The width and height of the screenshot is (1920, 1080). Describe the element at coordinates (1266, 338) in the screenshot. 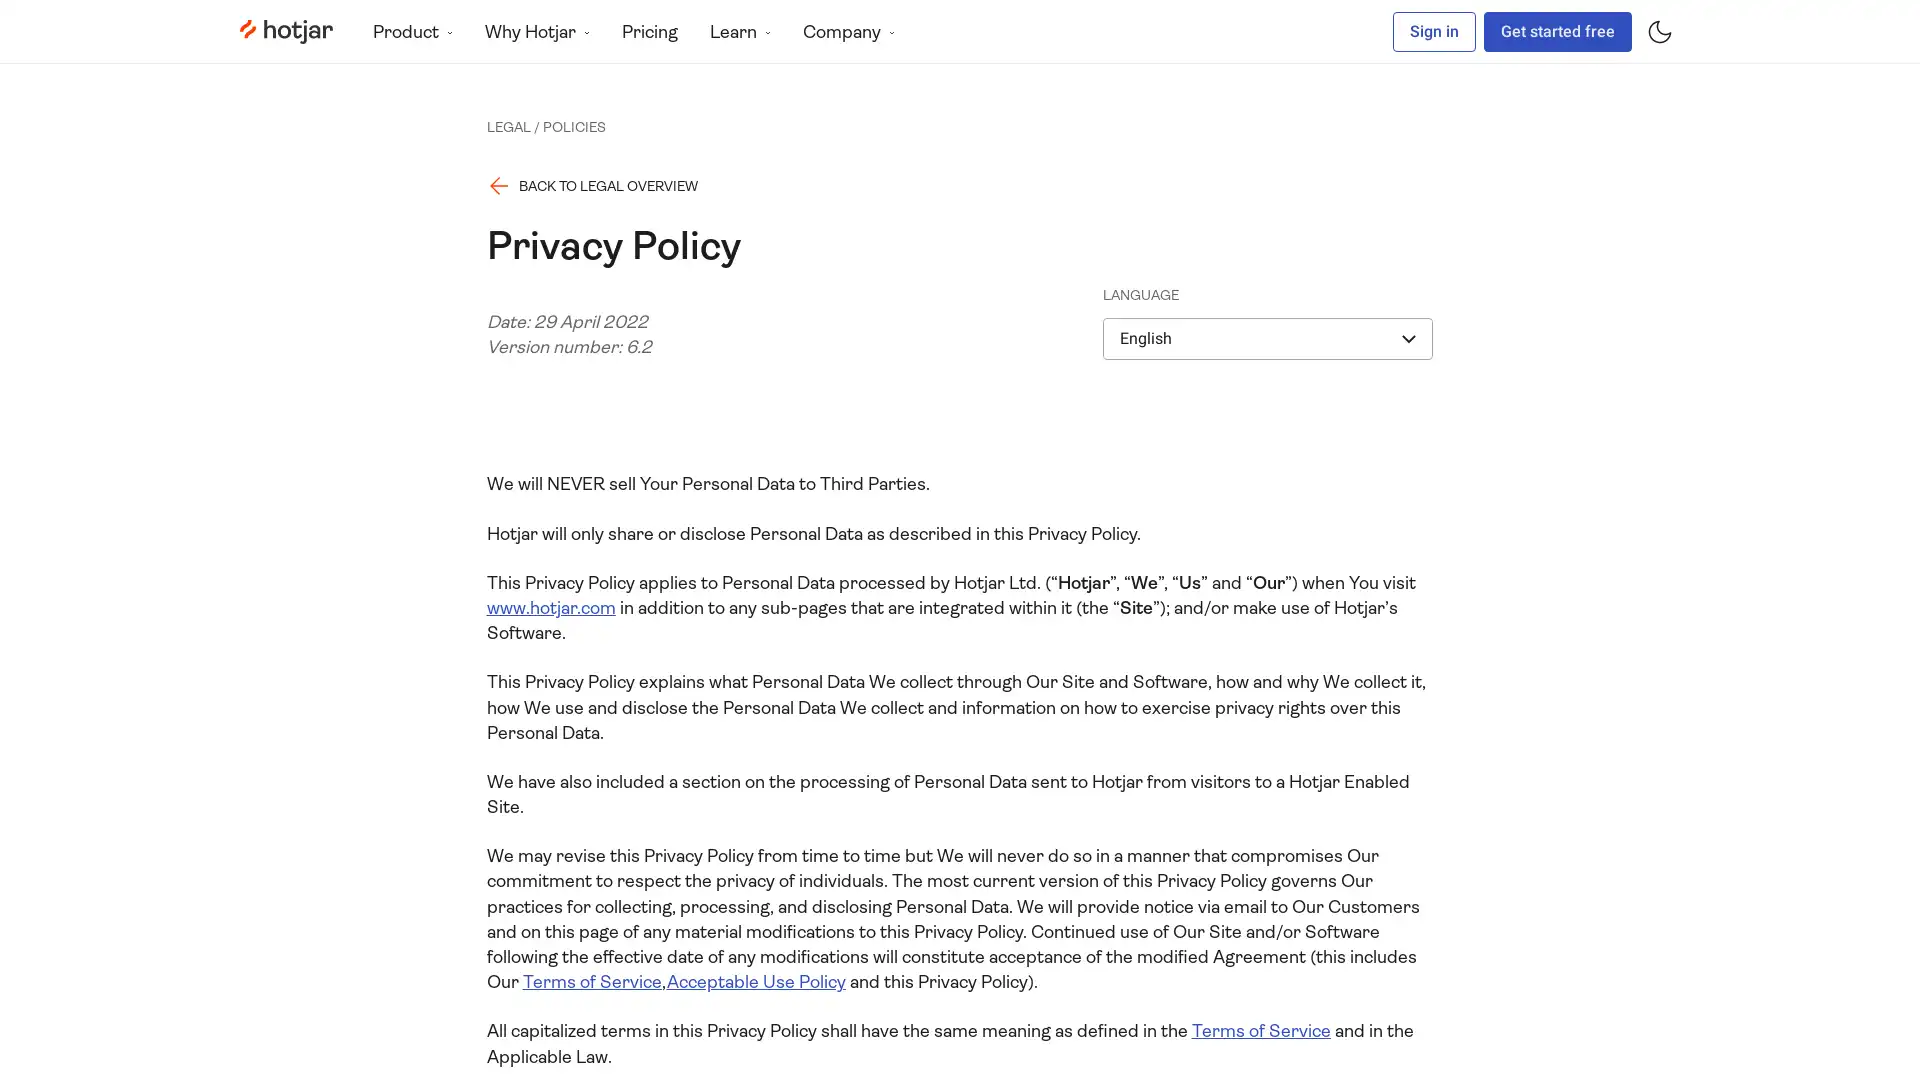

I see `English` at that location.